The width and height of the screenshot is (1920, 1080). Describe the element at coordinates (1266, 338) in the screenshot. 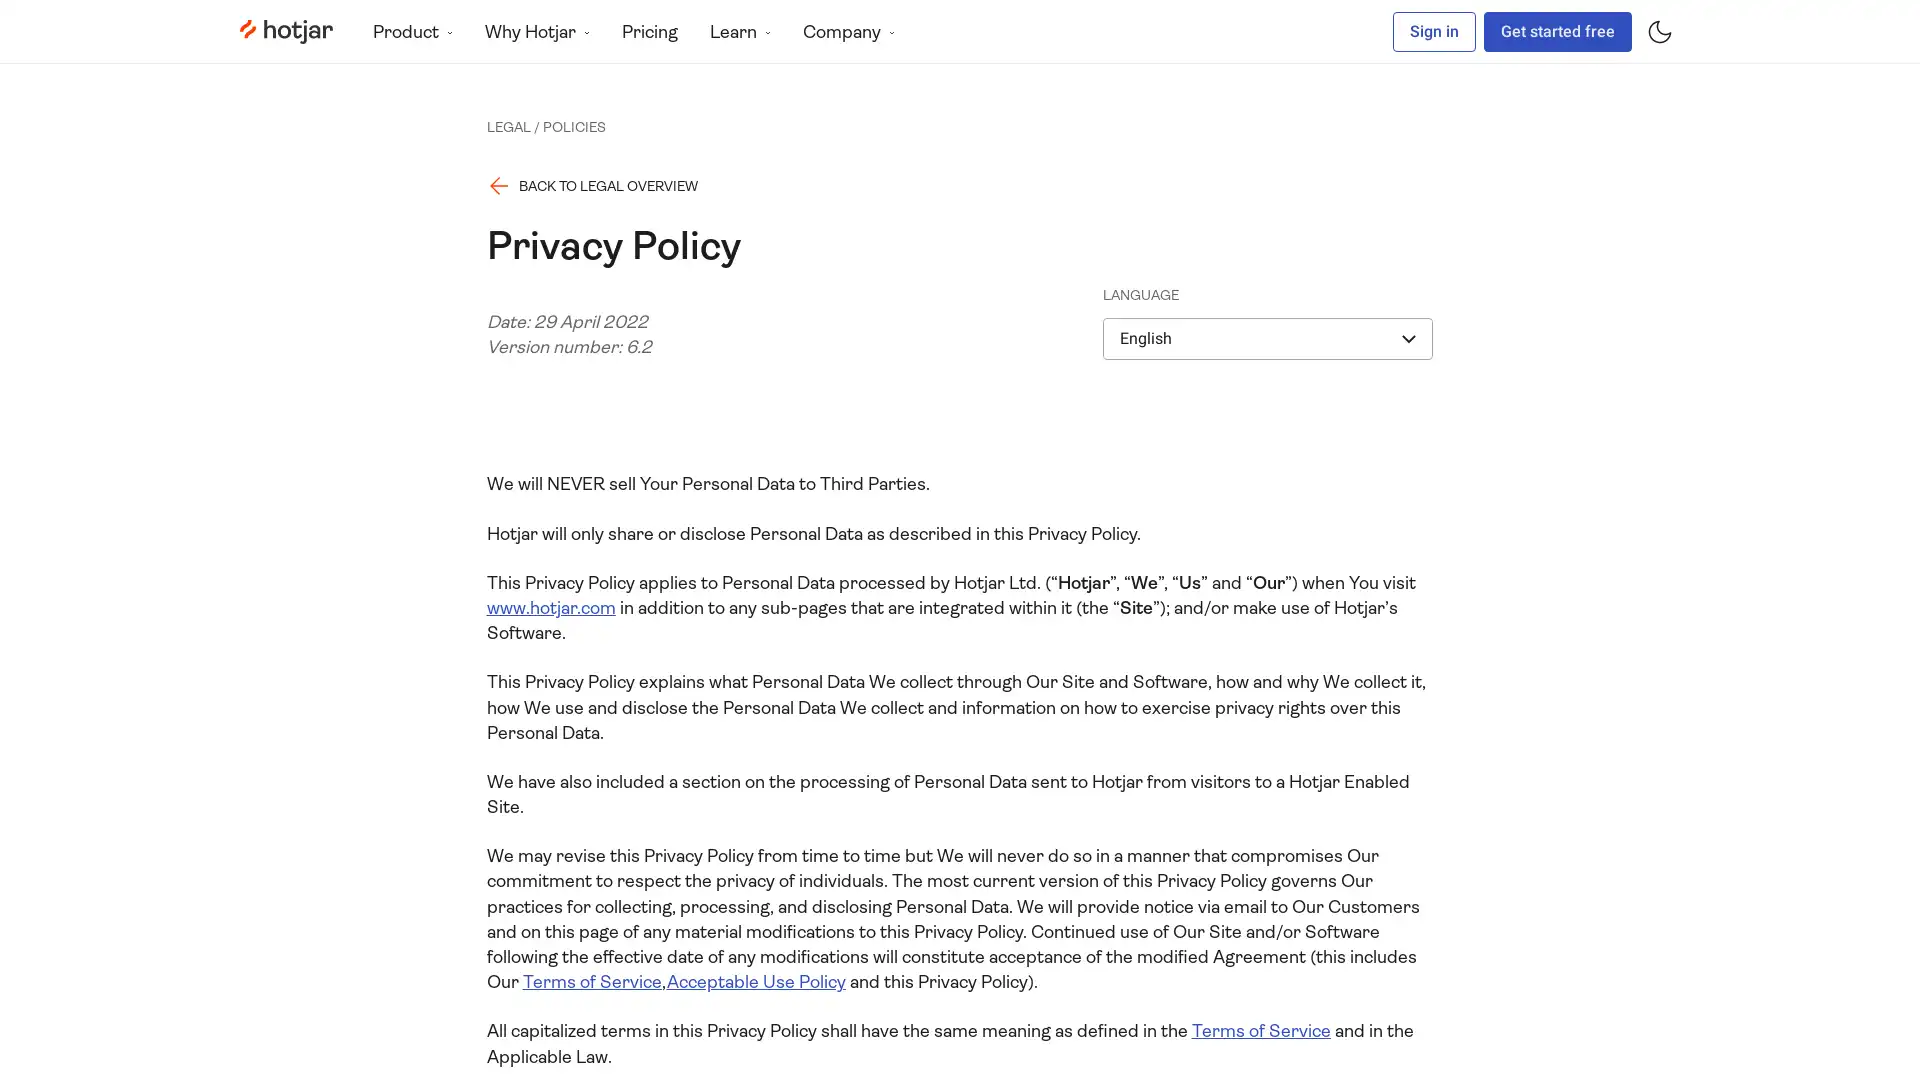

I see `English` at that location.